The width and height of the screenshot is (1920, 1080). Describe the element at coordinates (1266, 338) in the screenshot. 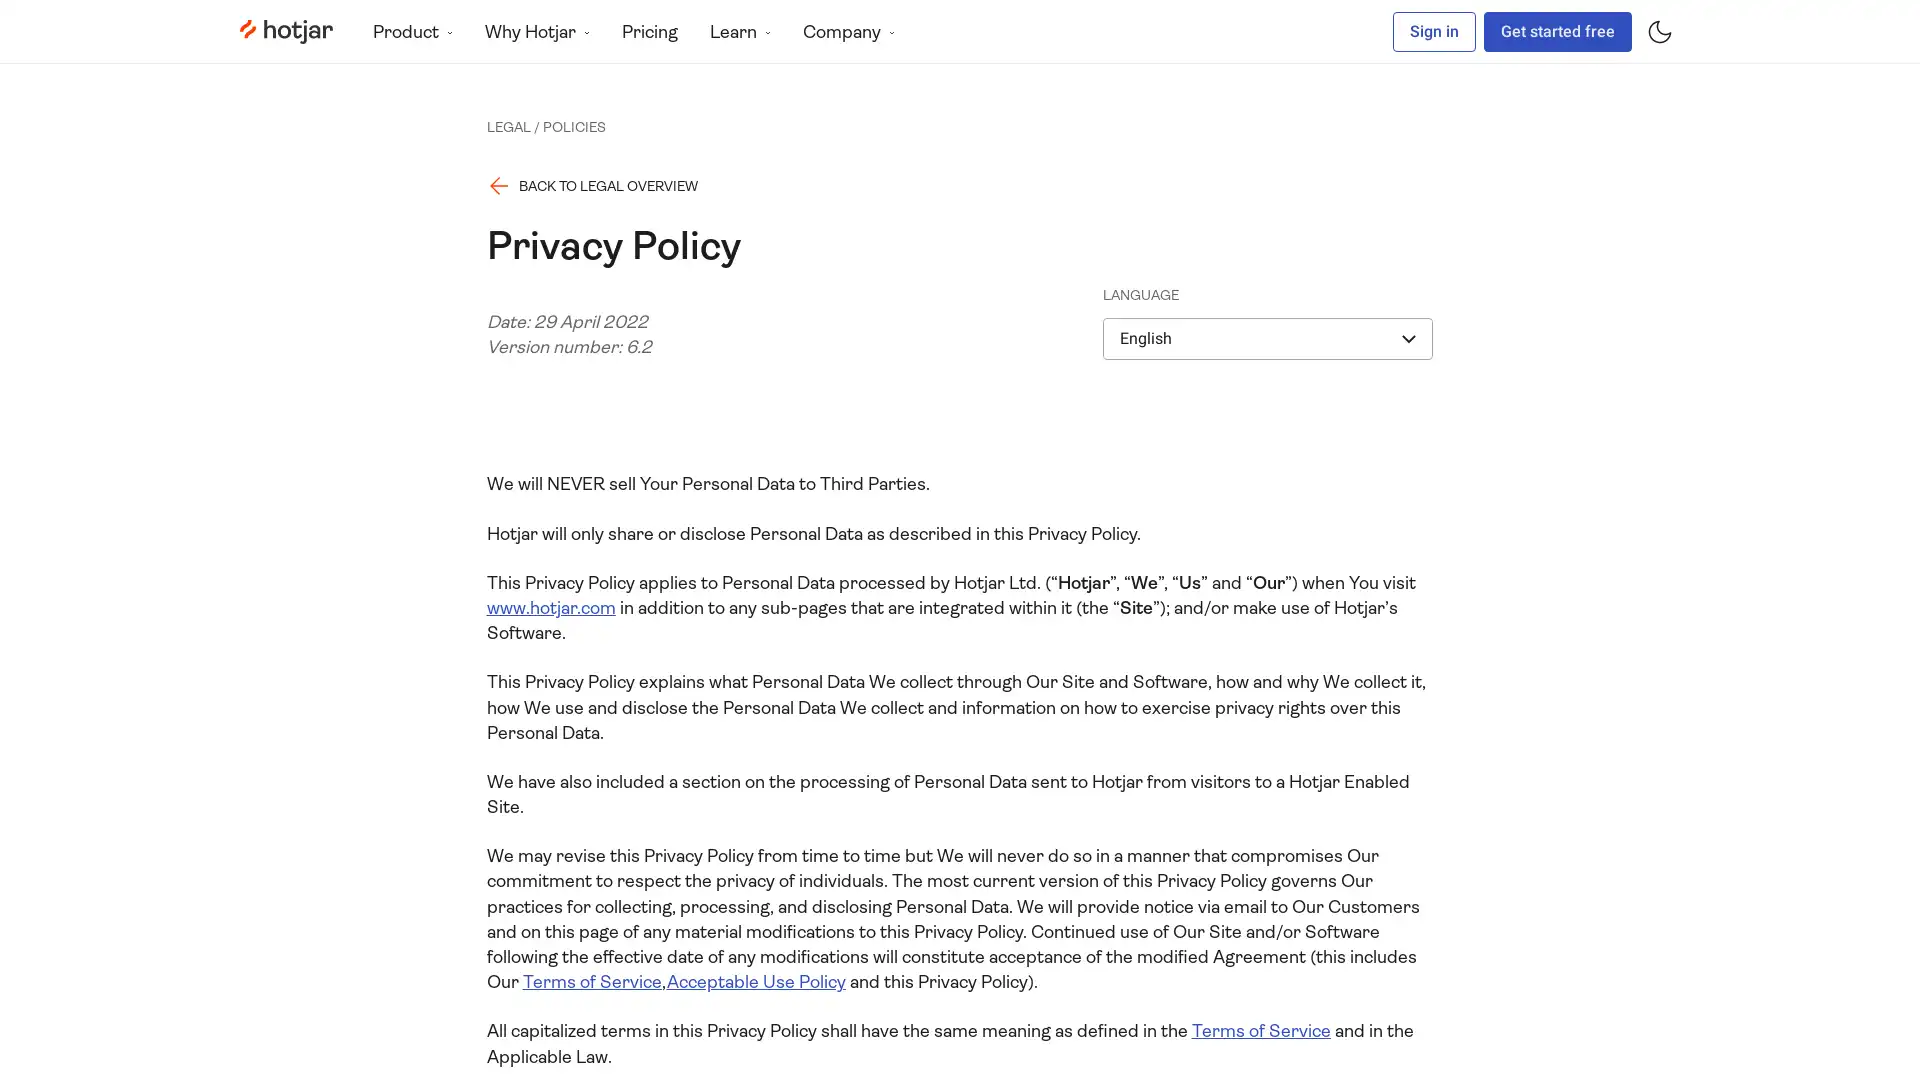

I see `English` at that location.